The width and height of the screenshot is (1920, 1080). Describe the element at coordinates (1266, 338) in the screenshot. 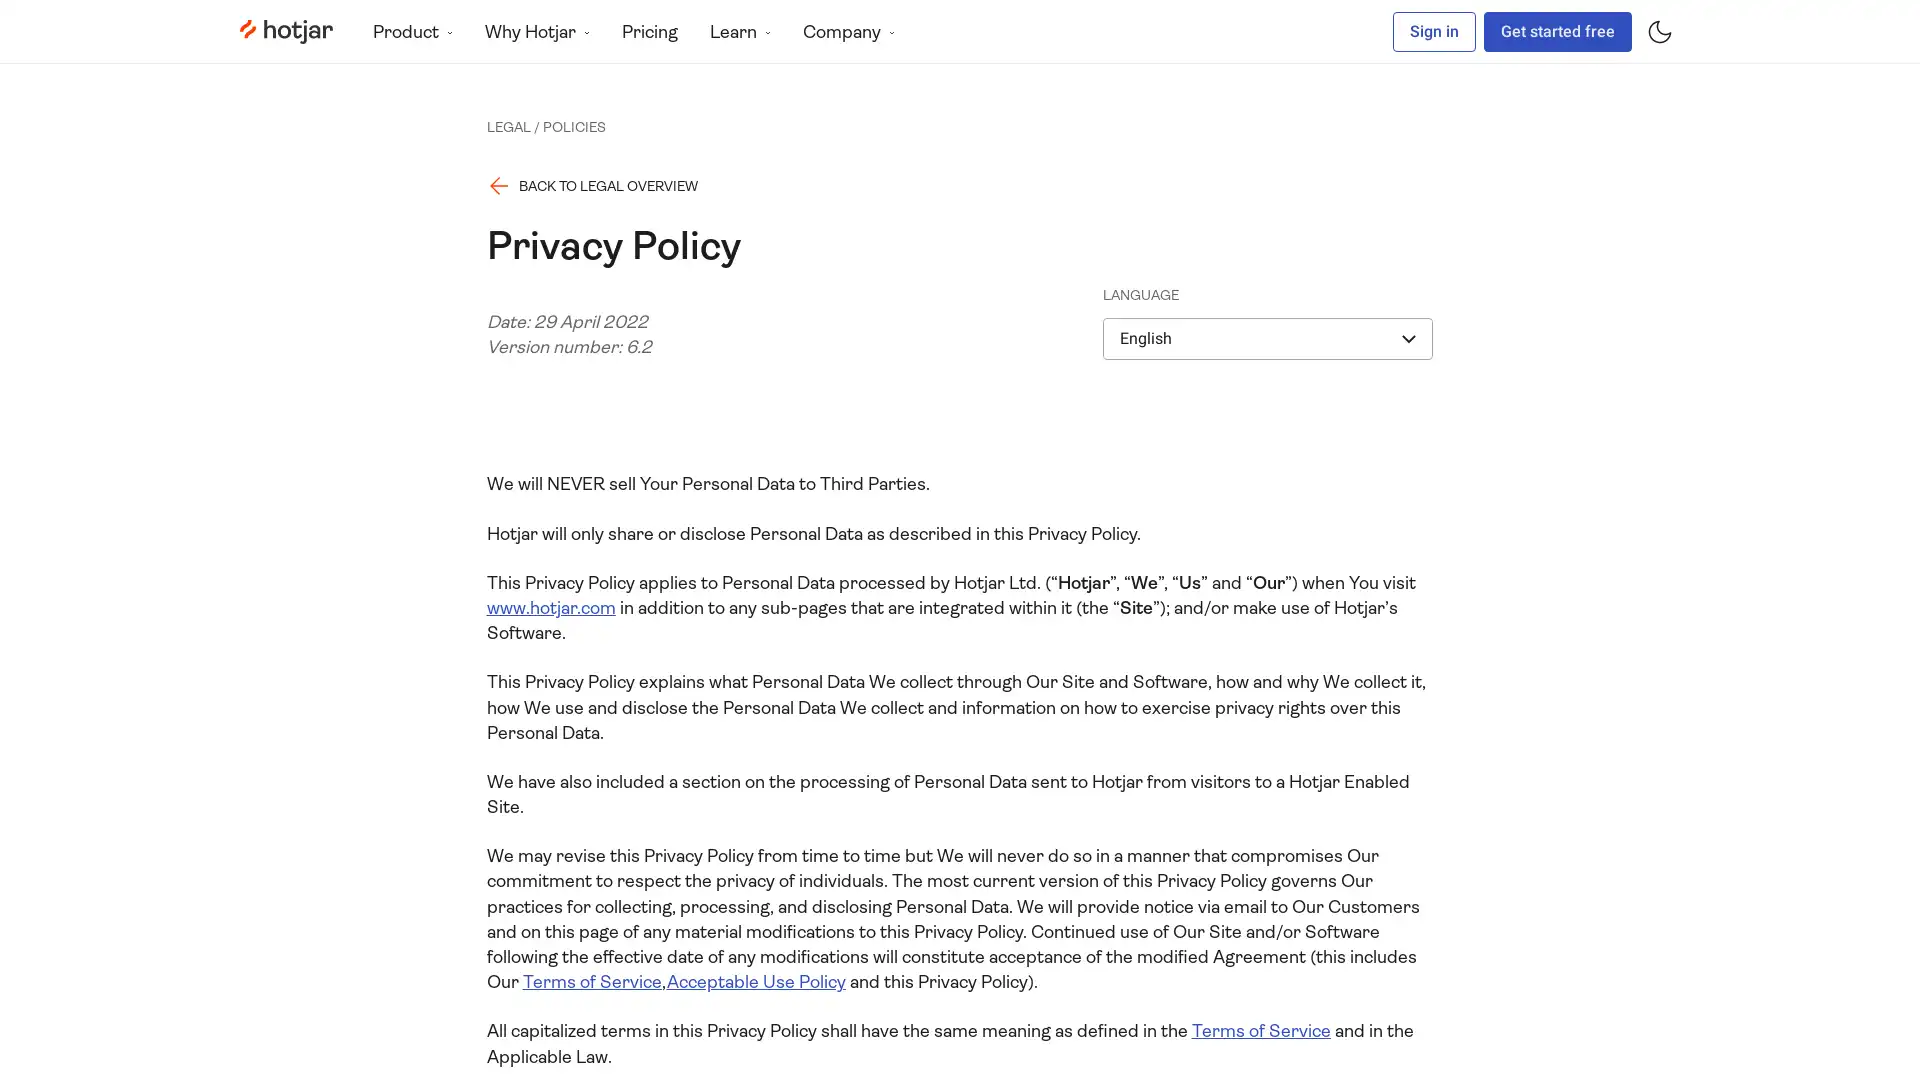

I see `English` at that location.